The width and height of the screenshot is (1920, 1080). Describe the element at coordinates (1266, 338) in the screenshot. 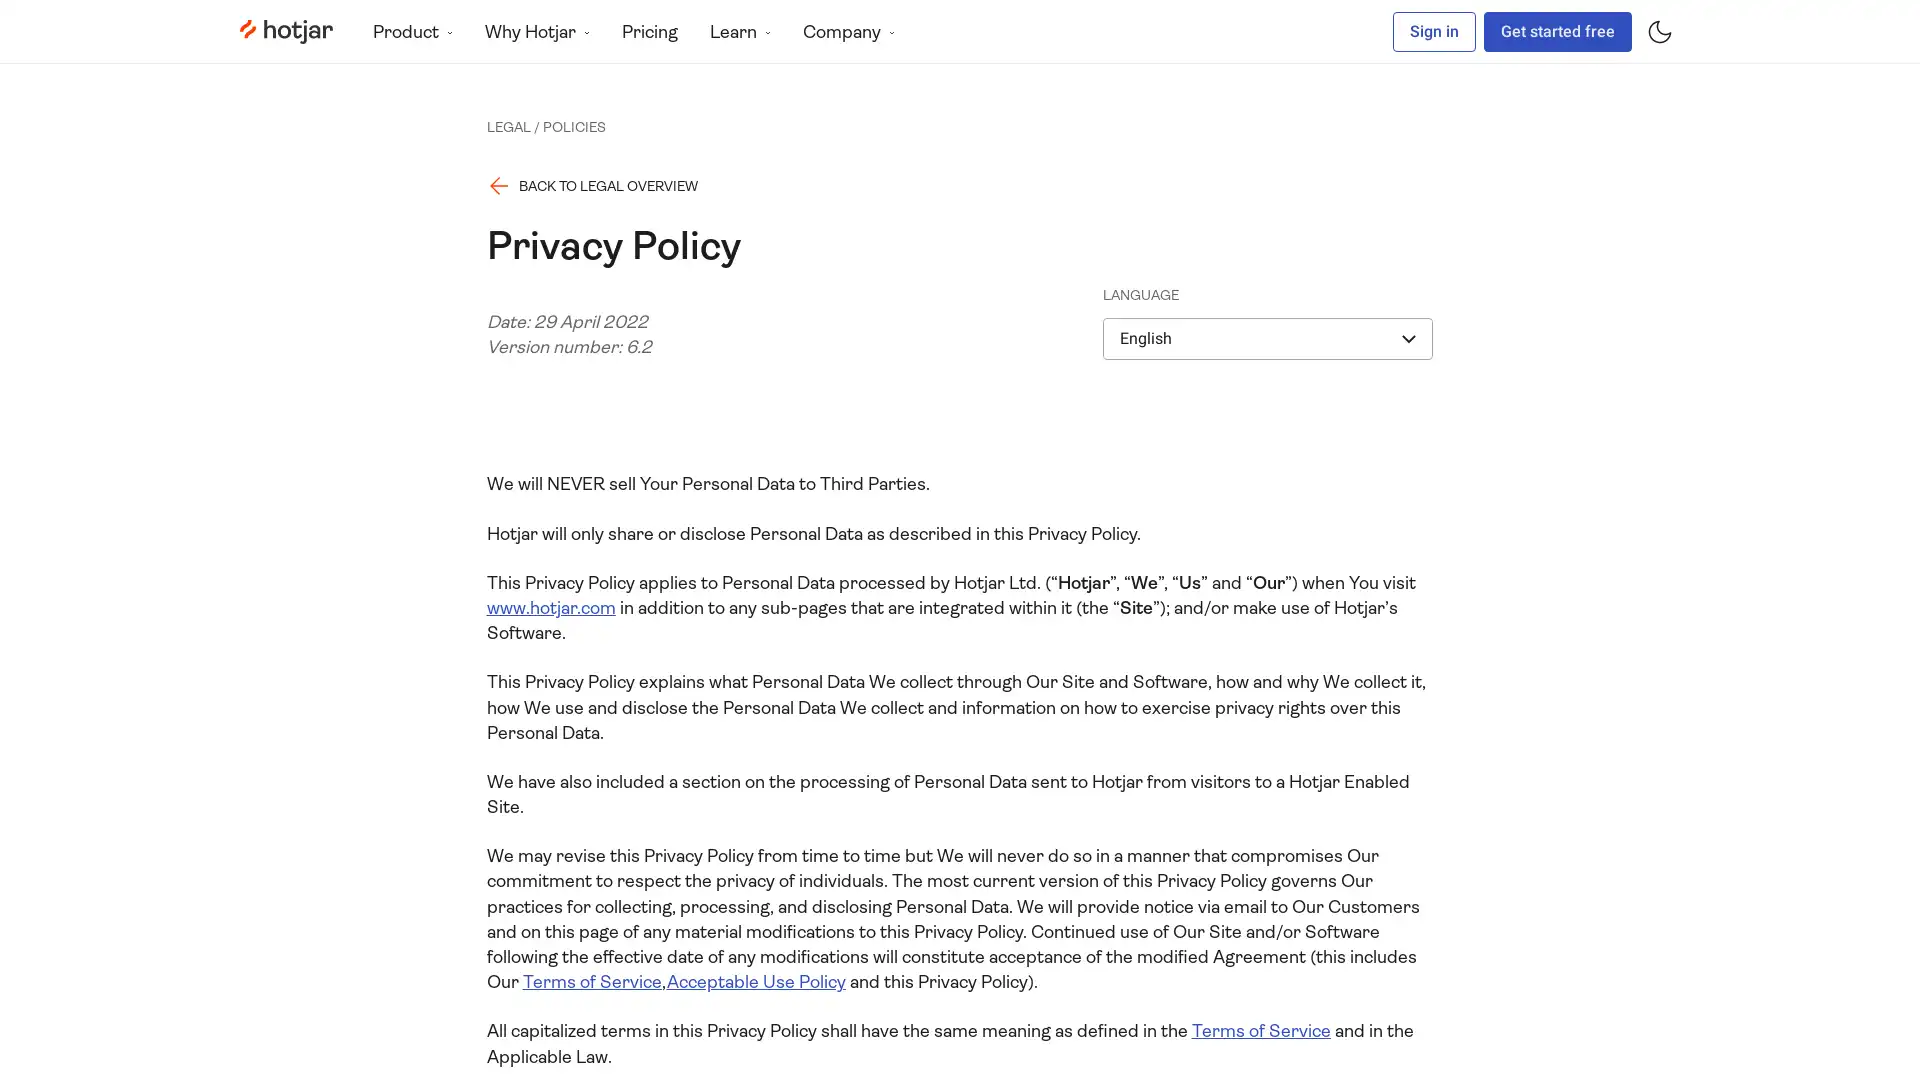

I see `English` at that location.